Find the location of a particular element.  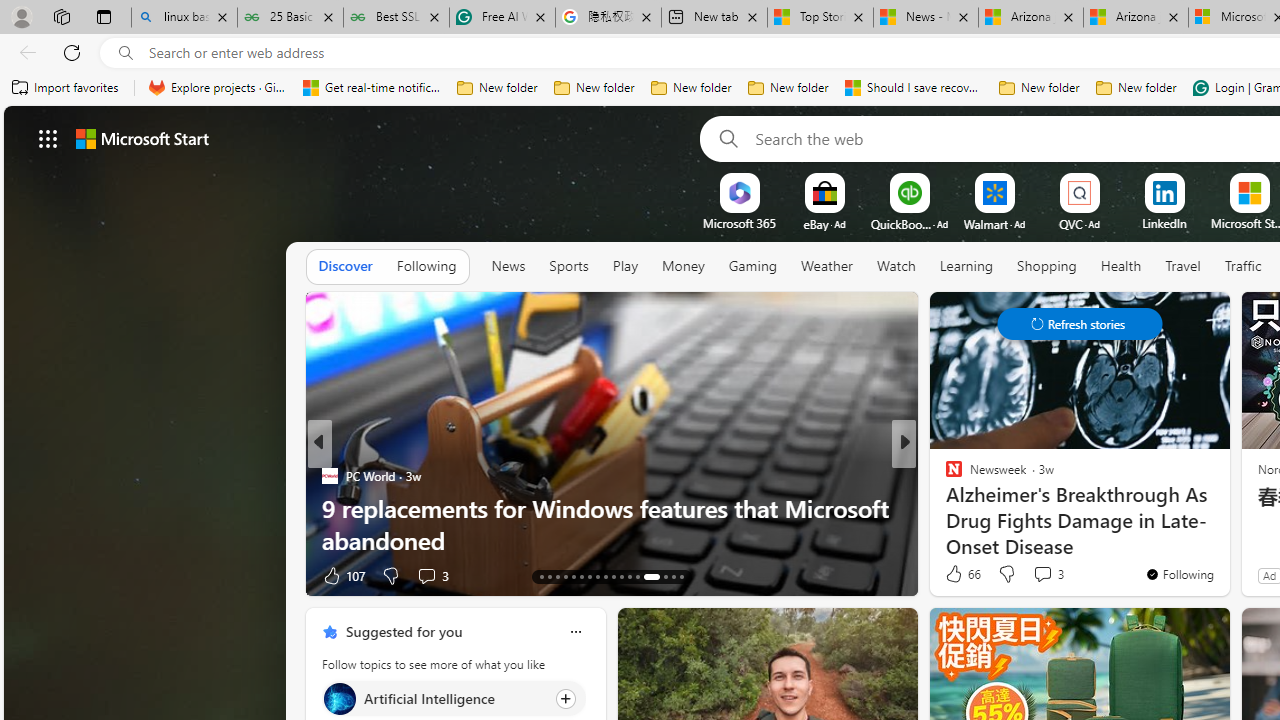

'AutomationID: tab-17' is located at coordinates (573, 577).